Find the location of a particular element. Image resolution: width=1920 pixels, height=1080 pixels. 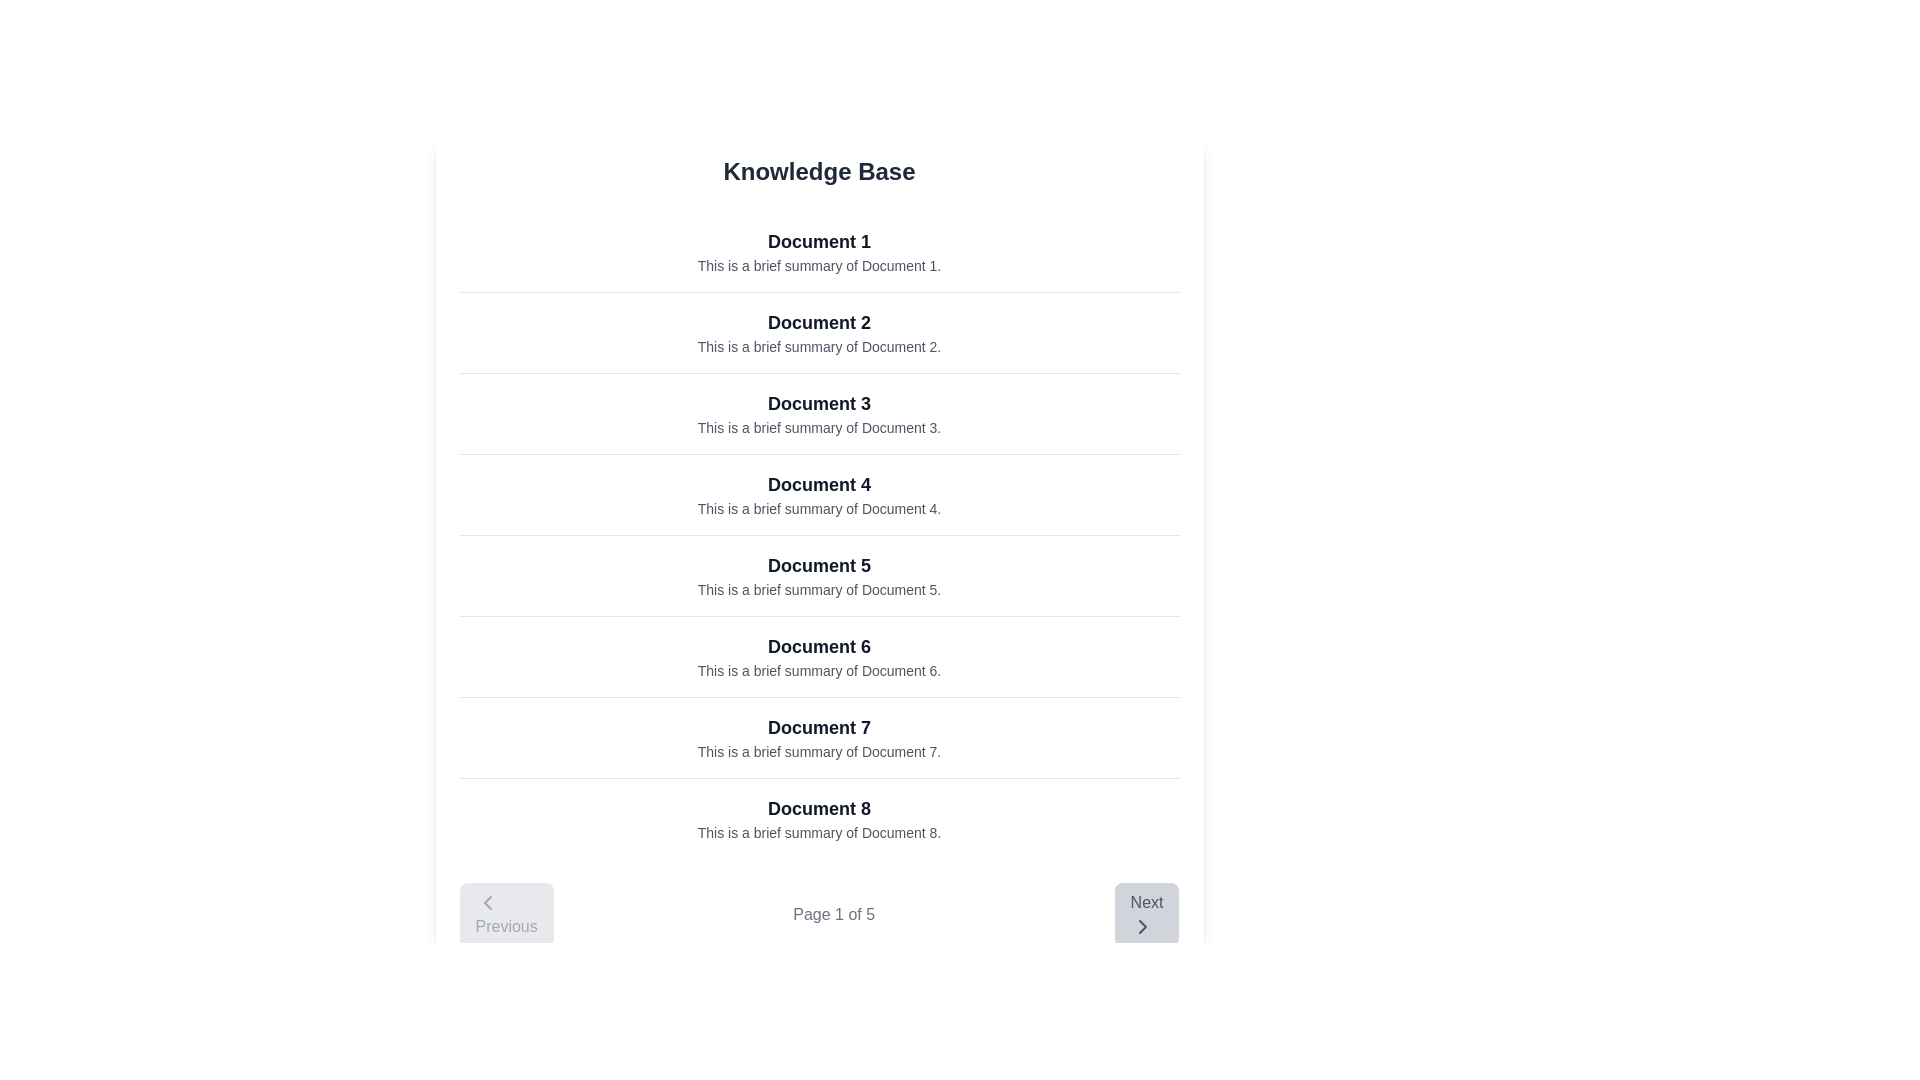

the text label displaying 'This is a brief summary of Document 5.' located below the title 'Document 5' in the 'Knowledge Base' content list is located at coordinates (819, 589).